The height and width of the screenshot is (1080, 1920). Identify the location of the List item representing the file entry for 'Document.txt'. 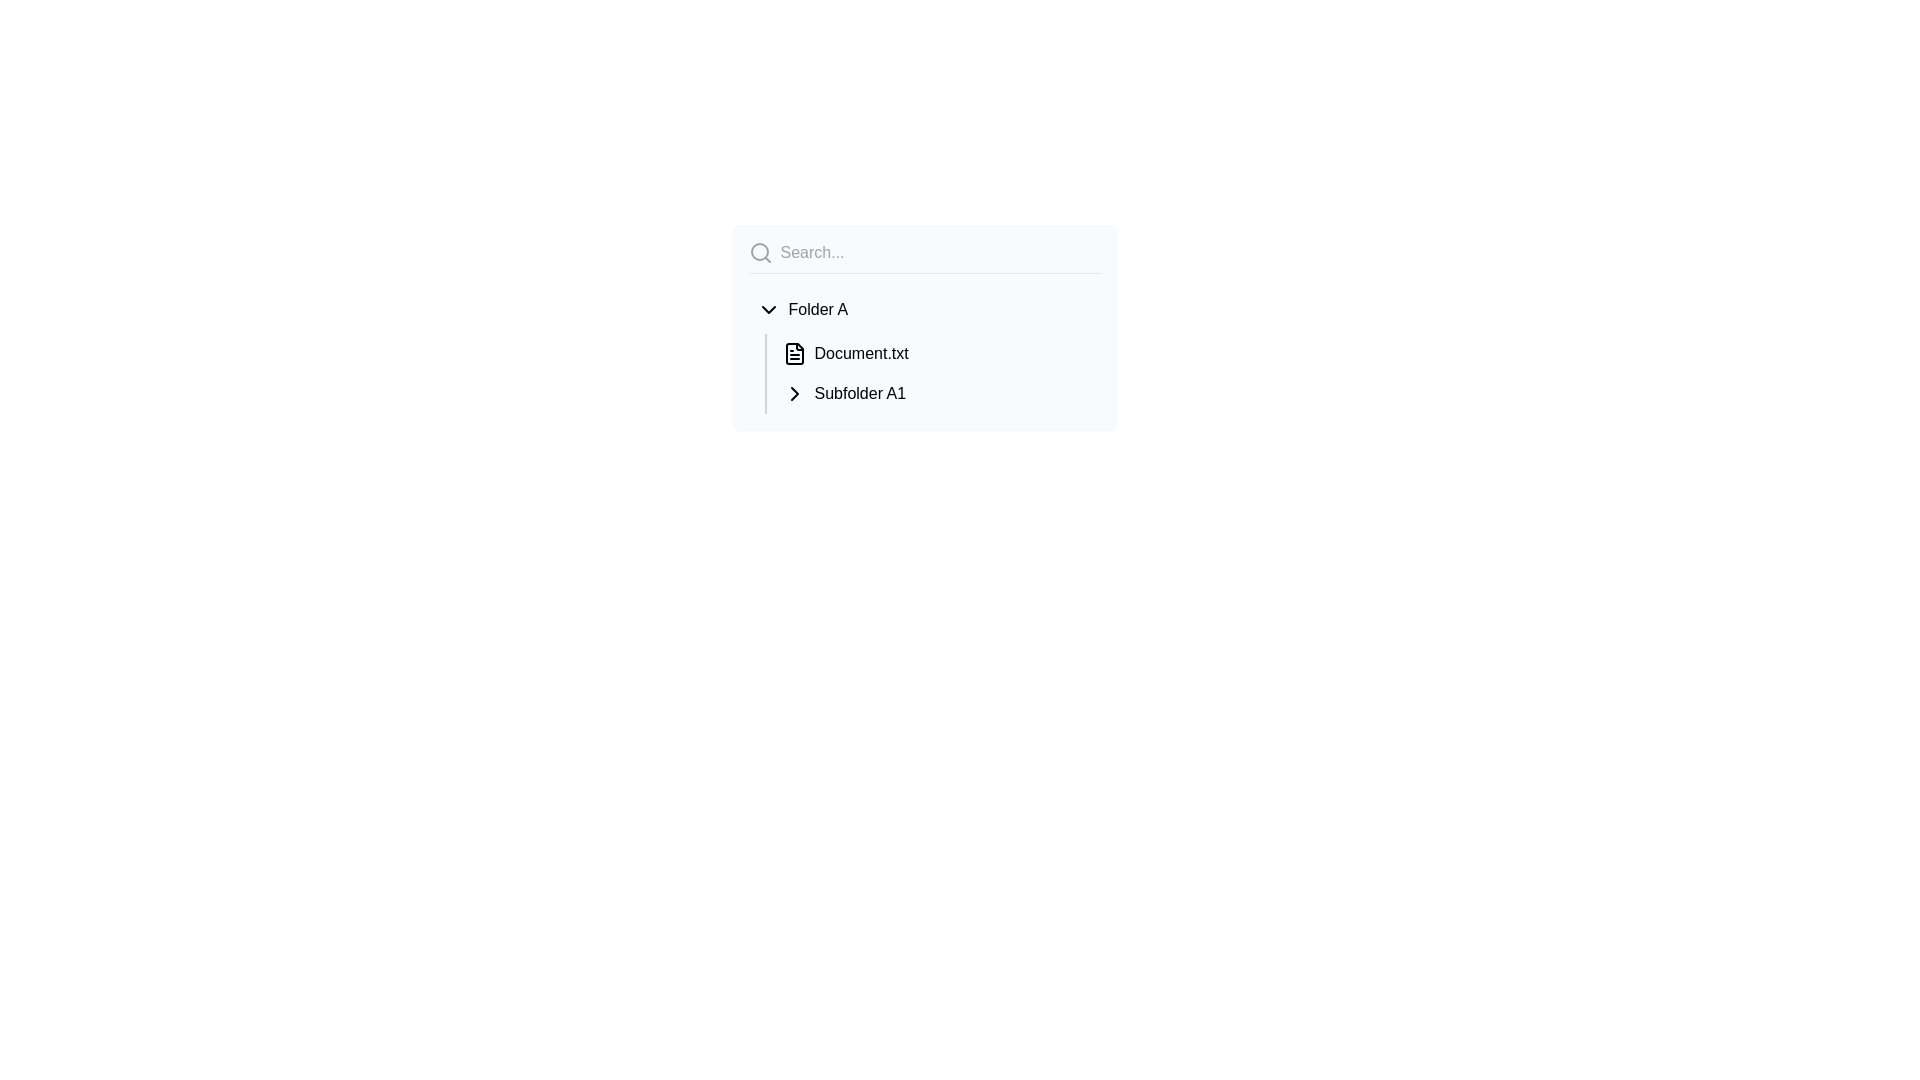
(936, 353).